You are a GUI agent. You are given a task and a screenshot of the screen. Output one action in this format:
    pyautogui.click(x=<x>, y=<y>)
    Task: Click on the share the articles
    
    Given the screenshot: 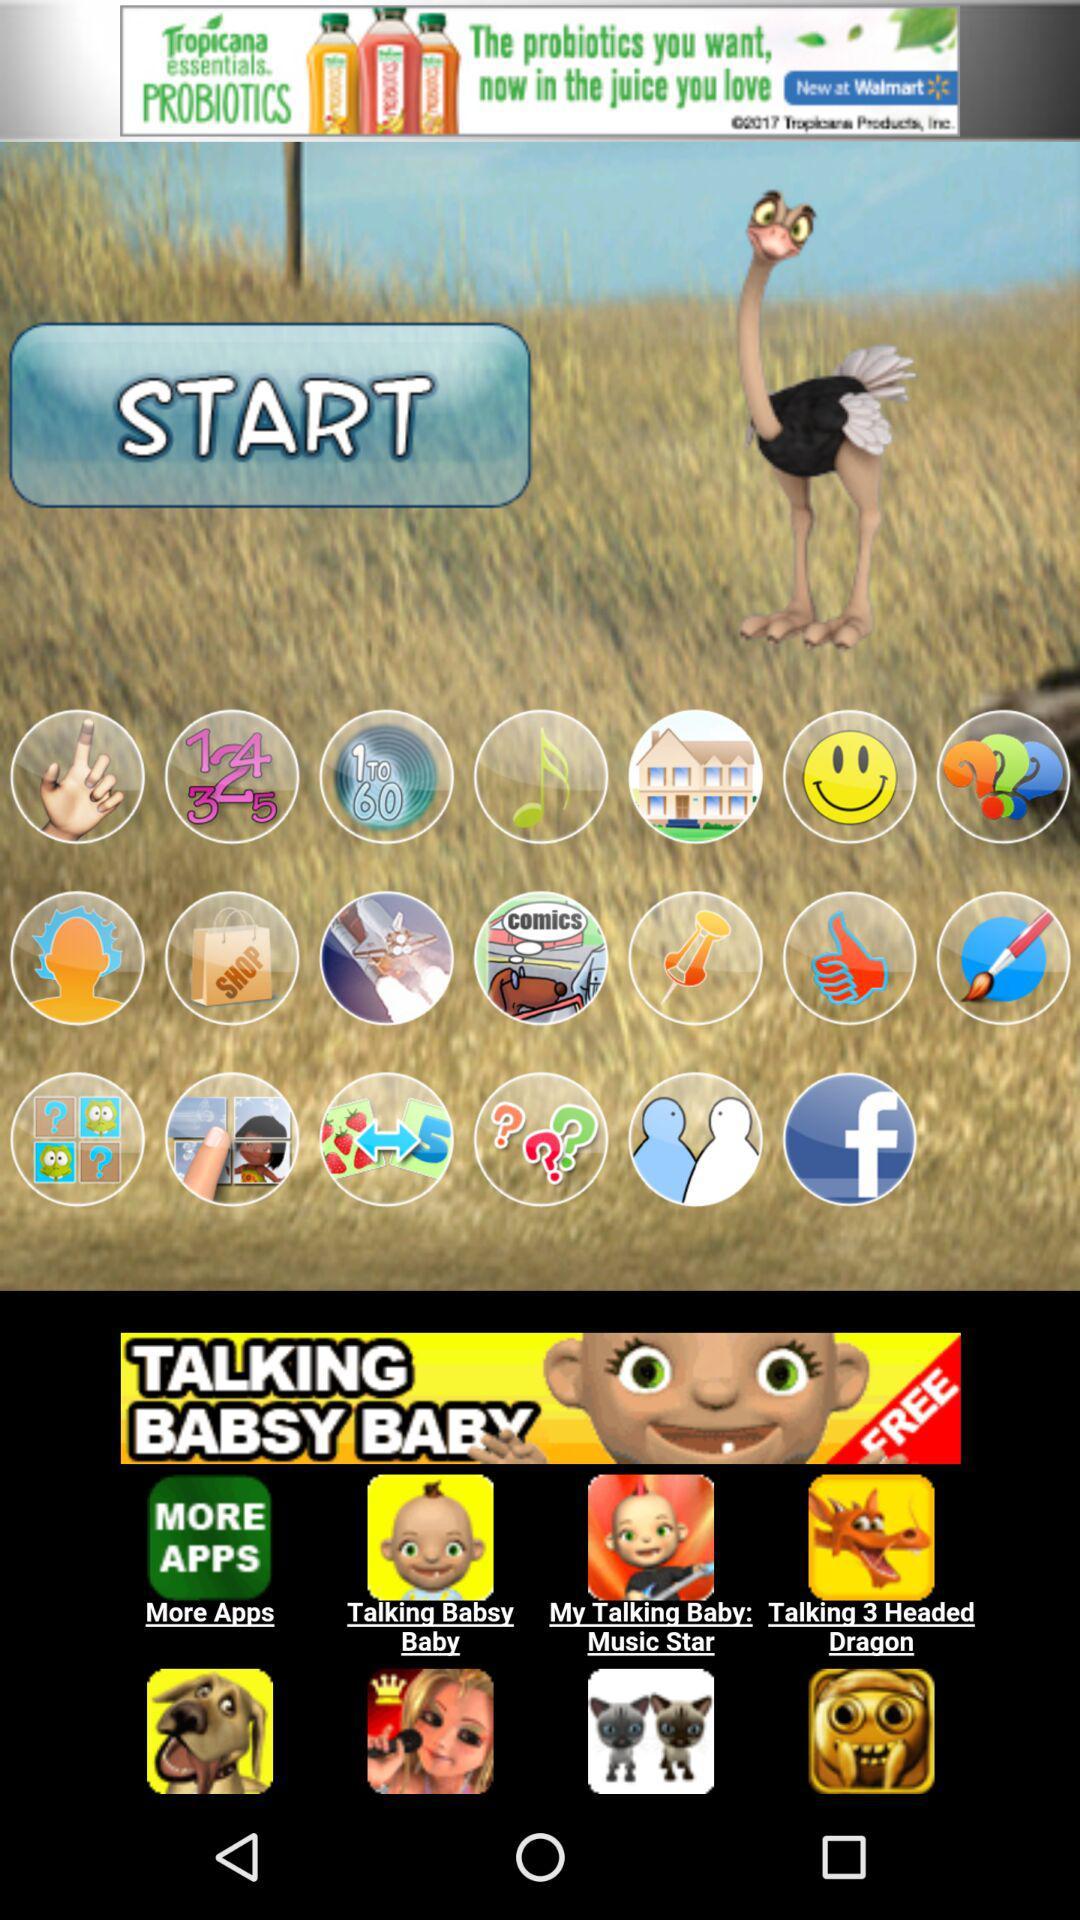 What is the action you would take?
    pyautogui.click(x=849, y=1139)
    